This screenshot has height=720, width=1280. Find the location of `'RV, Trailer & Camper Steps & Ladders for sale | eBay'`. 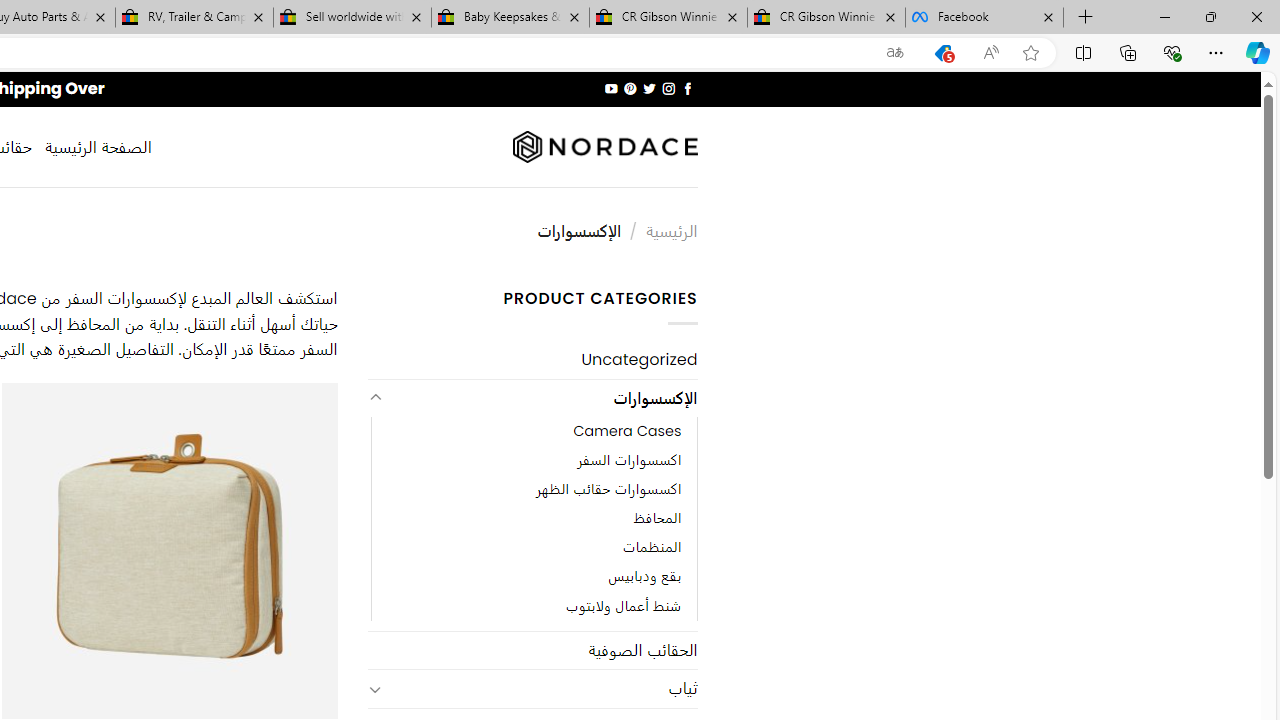

'RV, Trailer & Camper Steps & Ladders for sale | eBay' is located at coordinates (194, 17).